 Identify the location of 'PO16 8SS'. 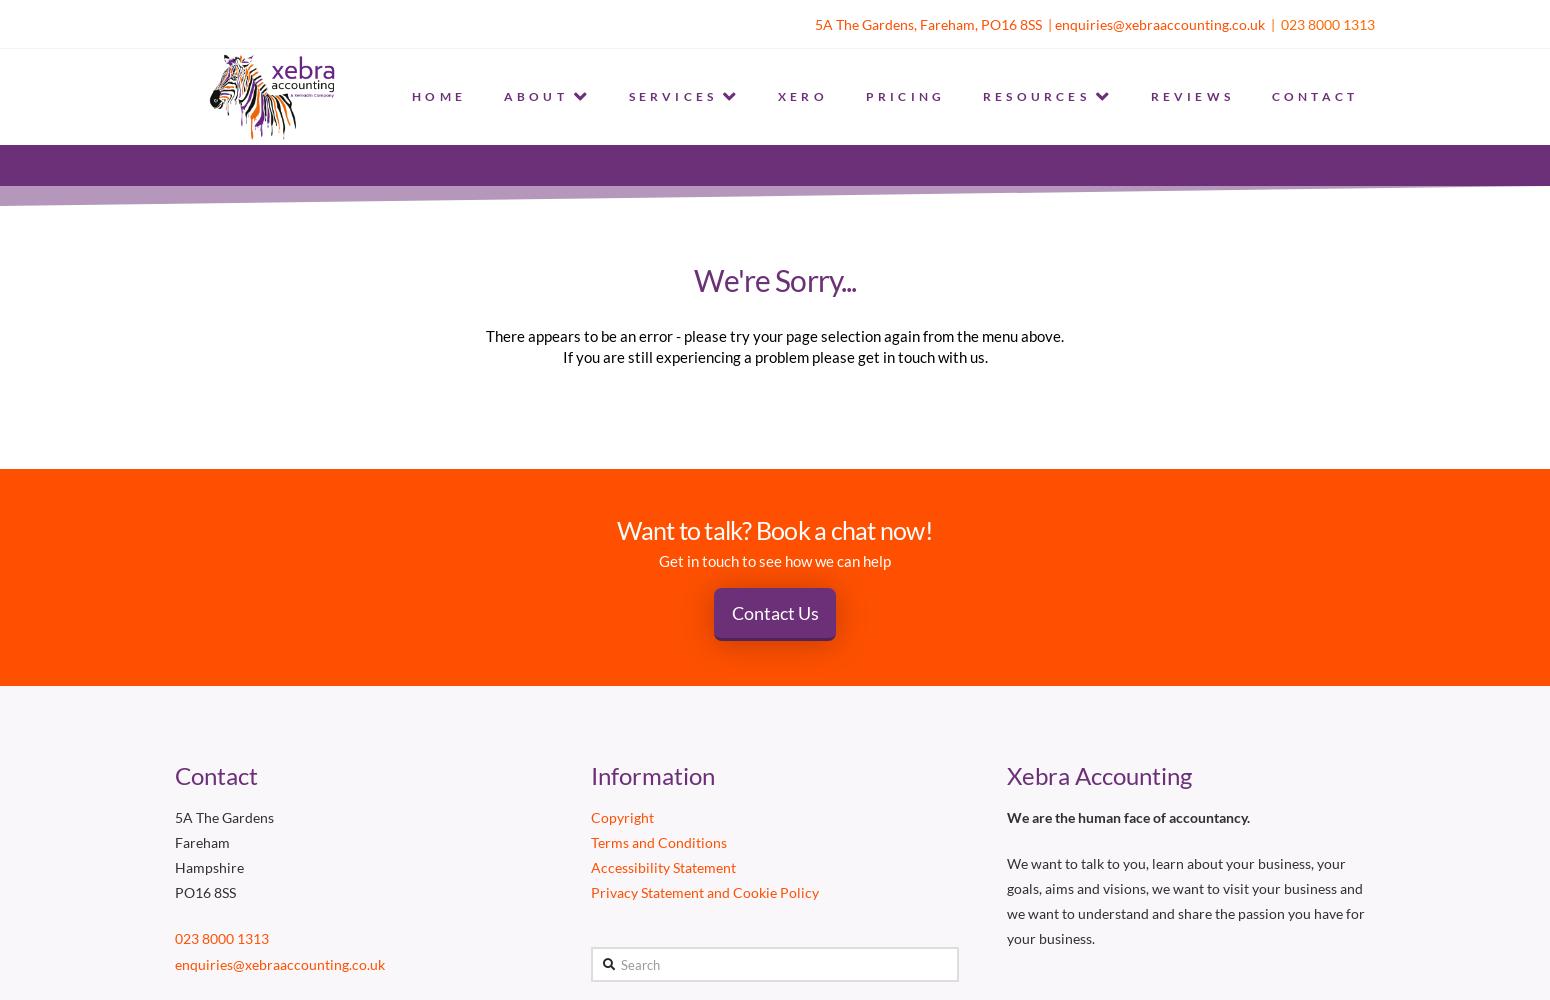
(204, 892).